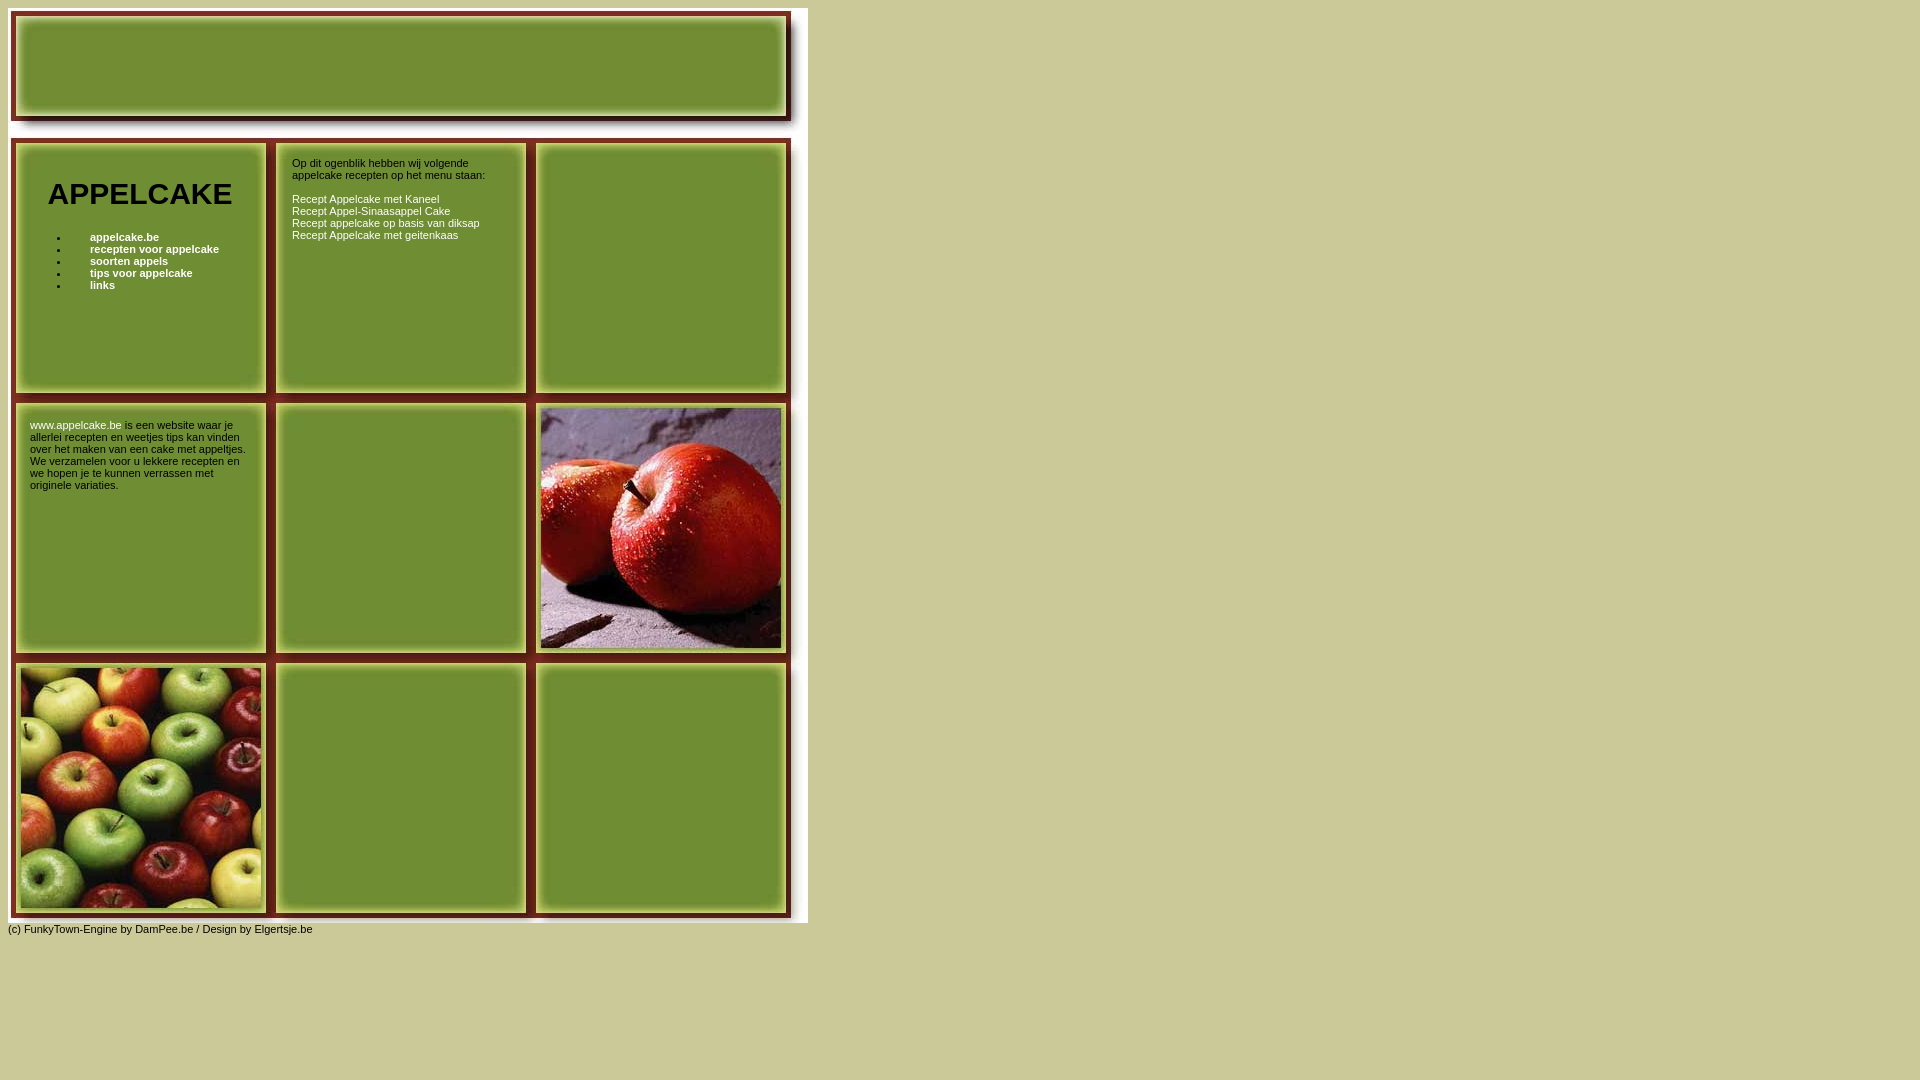  Describe the element at coordinates (123, 235) in the screenshot. I see `'appelcake.be'` at that location.